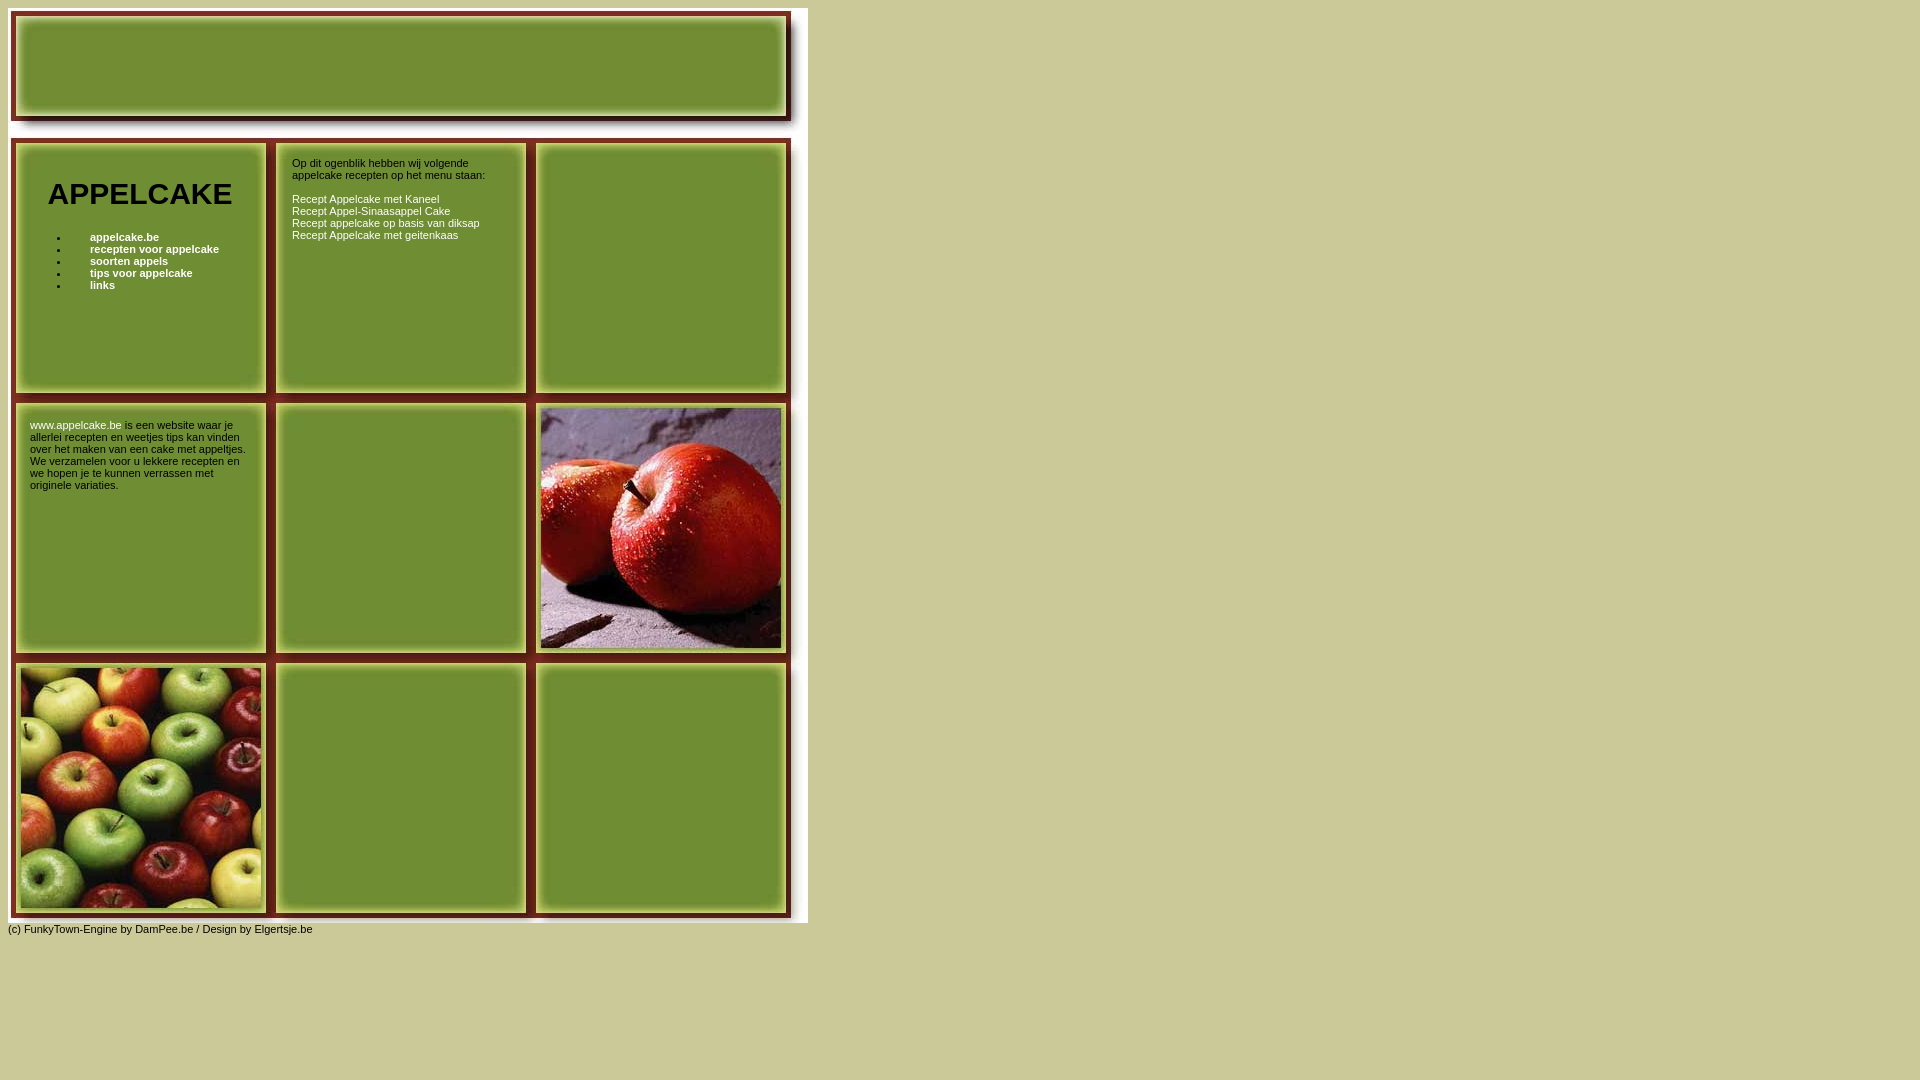  Describe the element at coordinates (123, 235) in the screenshot. I see `'appelcake.be'` at that location.